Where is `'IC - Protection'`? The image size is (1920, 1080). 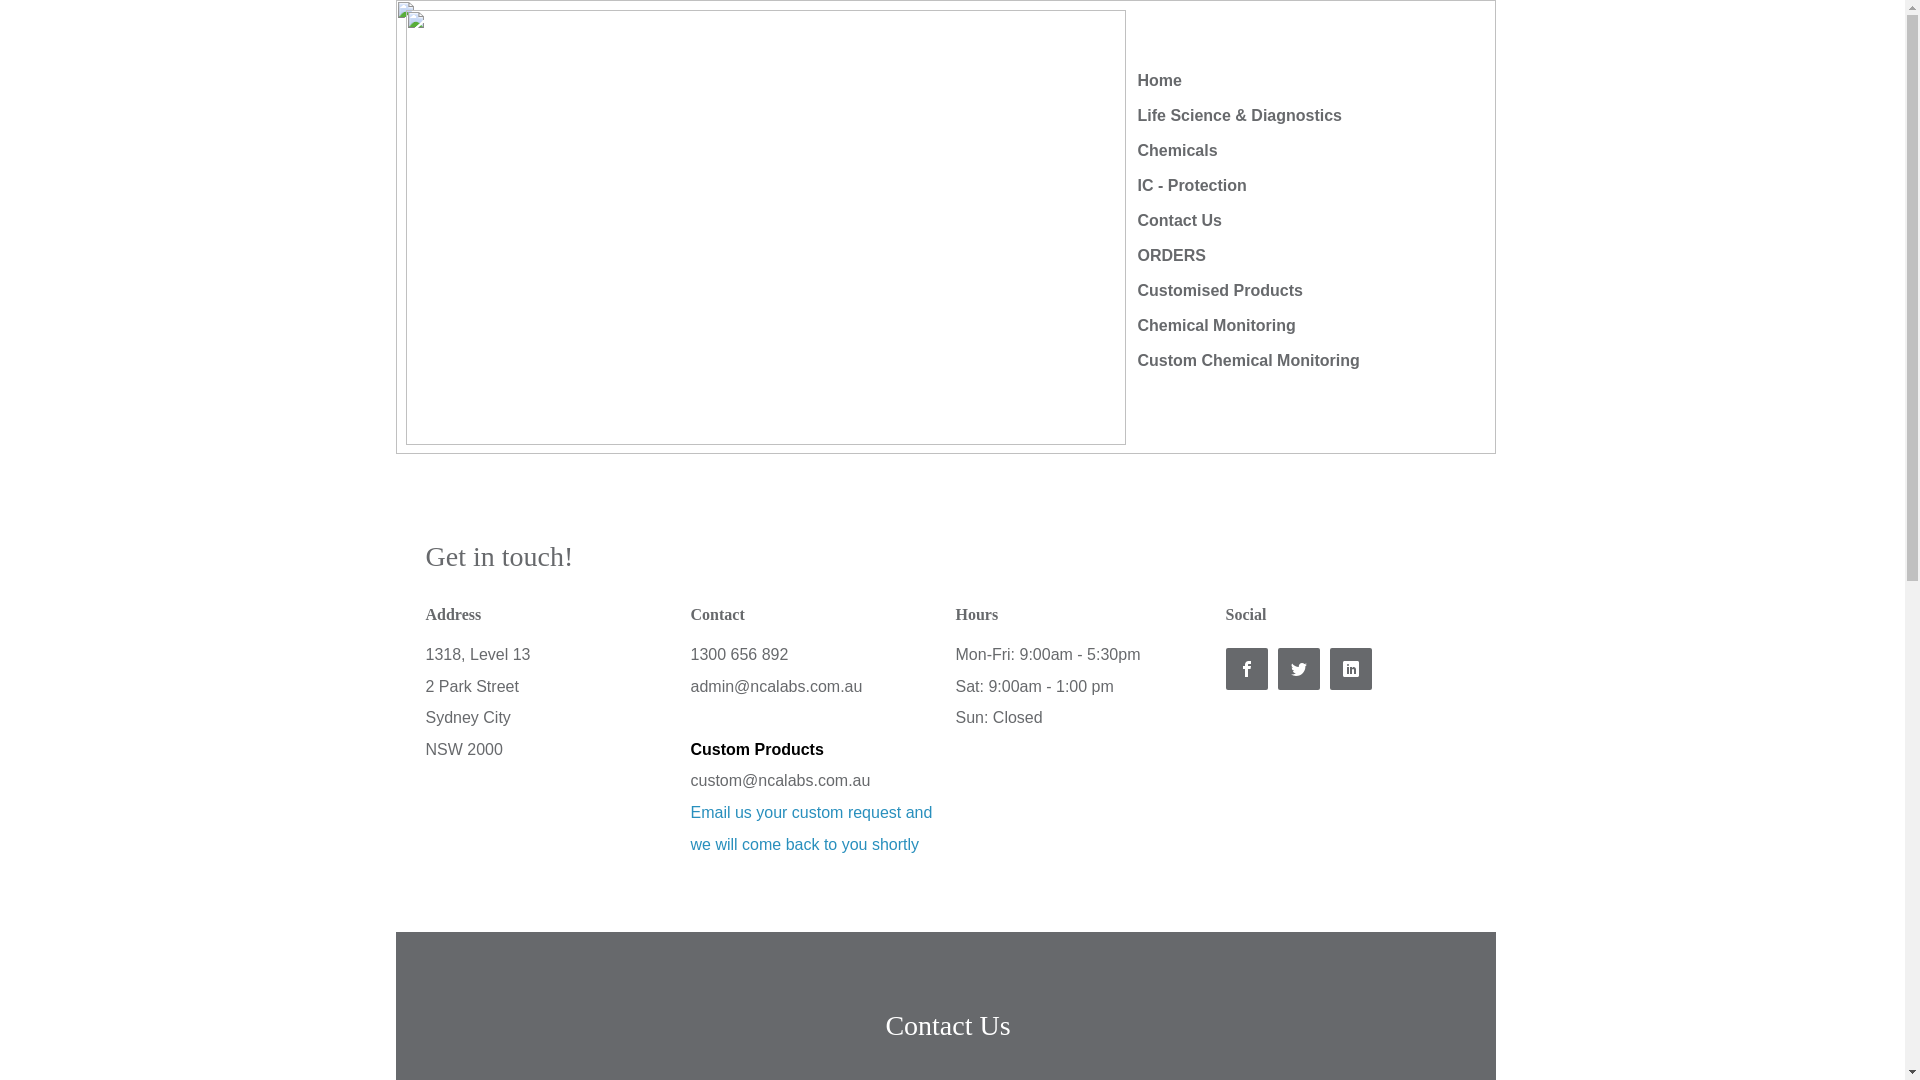
'IC - Protection' is located at coordinates (1192, 185).